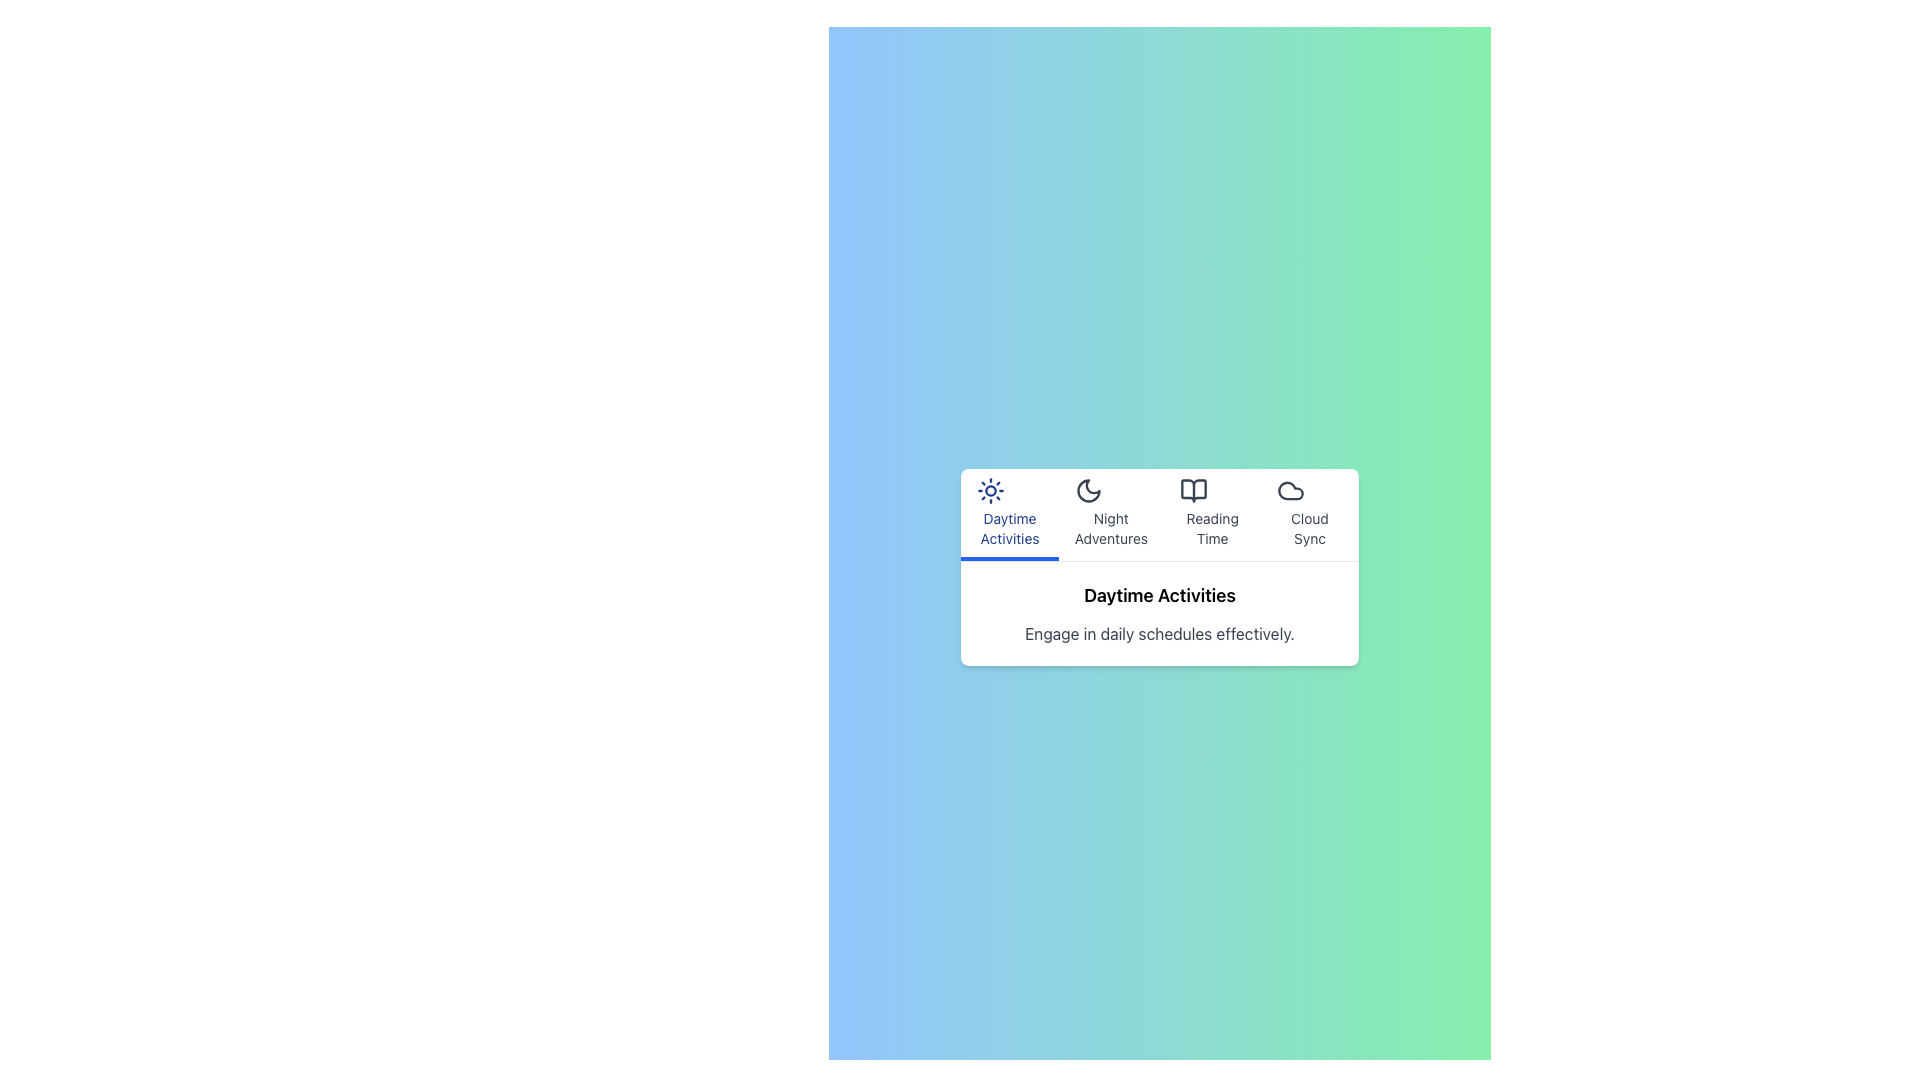 The width and height of the screenshot is (1920, 1080). I want to click on the 'Night Adventures' button in the navigation bar, so click(1110, 513).